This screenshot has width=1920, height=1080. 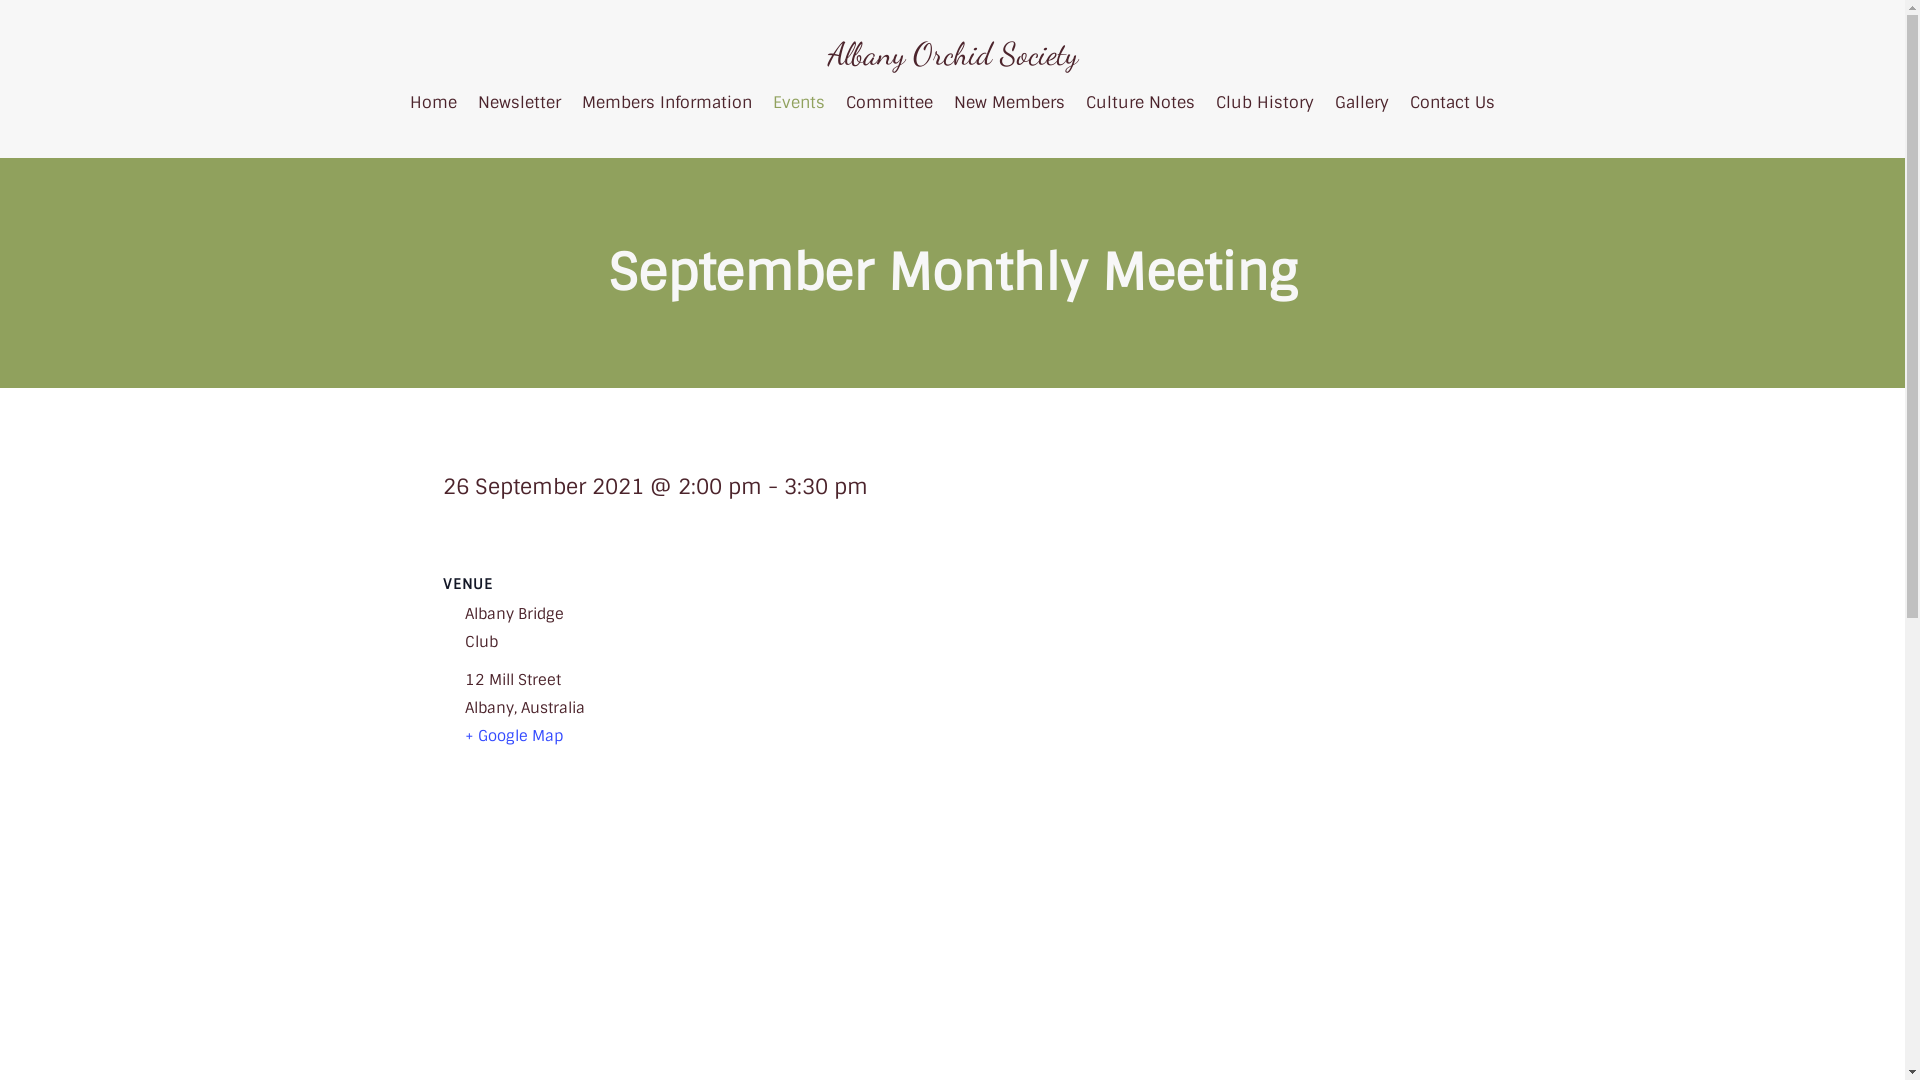 What do you see at coordinates (1140, 100) in the screenshot?
I see `'Culture Notes'` at bounding box center [1140, 100].